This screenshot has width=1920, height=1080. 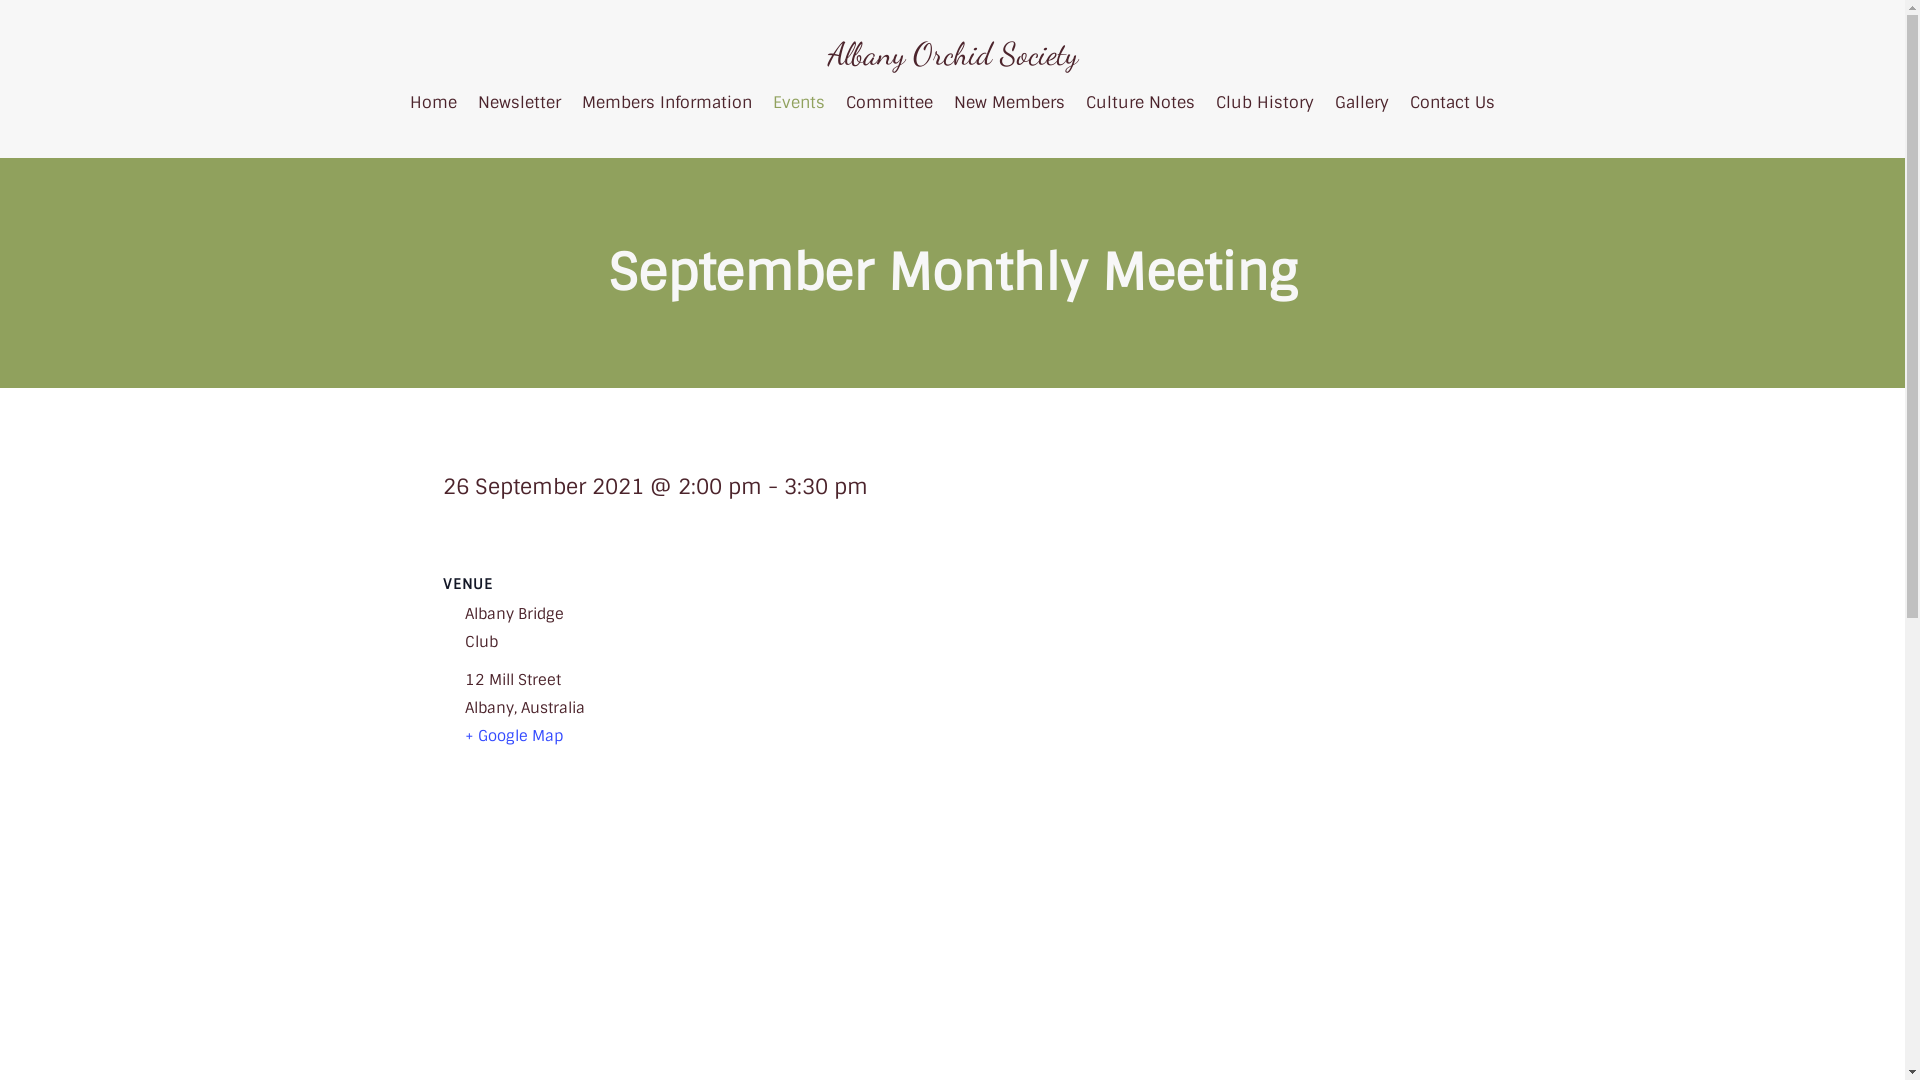 What do you see at coordinates (1140, 100) in the screenshot?
I see `'Culture Notes'` at bounding box center [1140, 100].